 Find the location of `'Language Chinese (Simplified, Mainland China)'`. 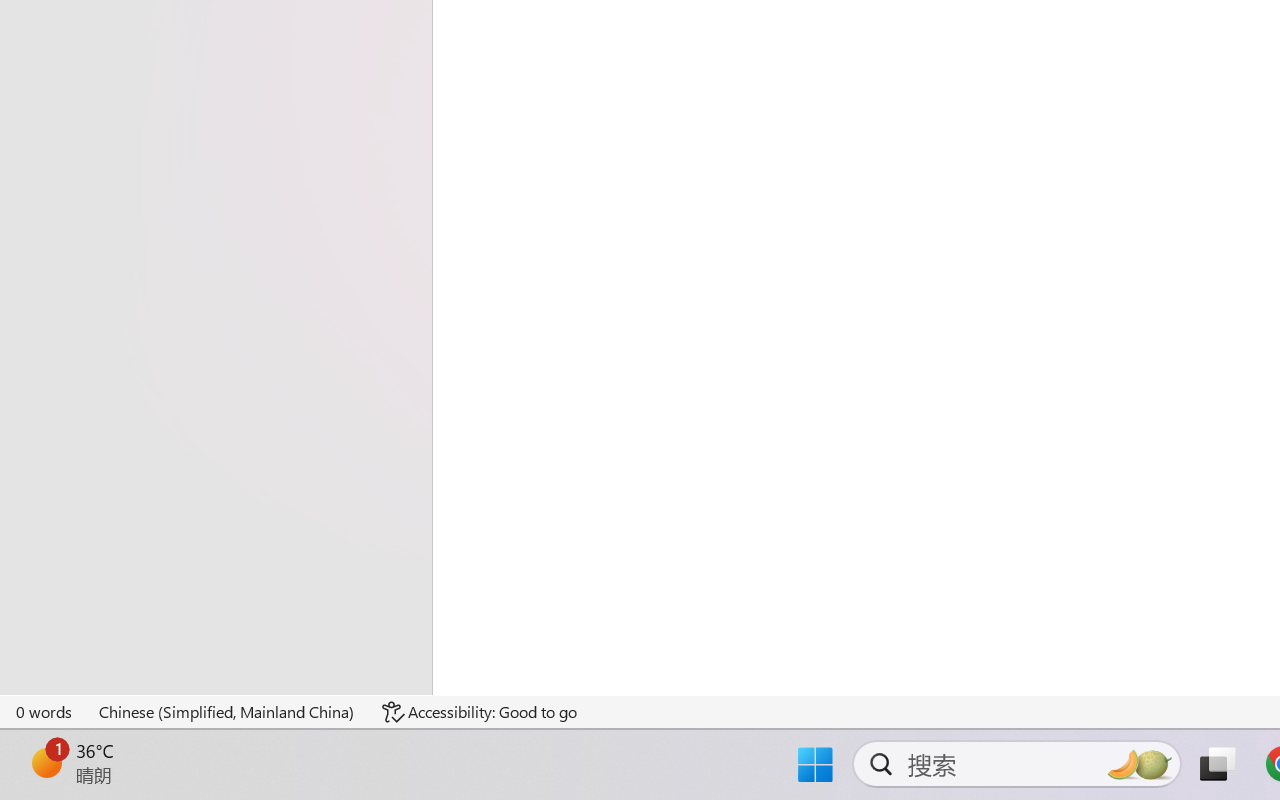

'Language Chinese (Simplified, Mainland China)' is located at coordinates (227, 711).